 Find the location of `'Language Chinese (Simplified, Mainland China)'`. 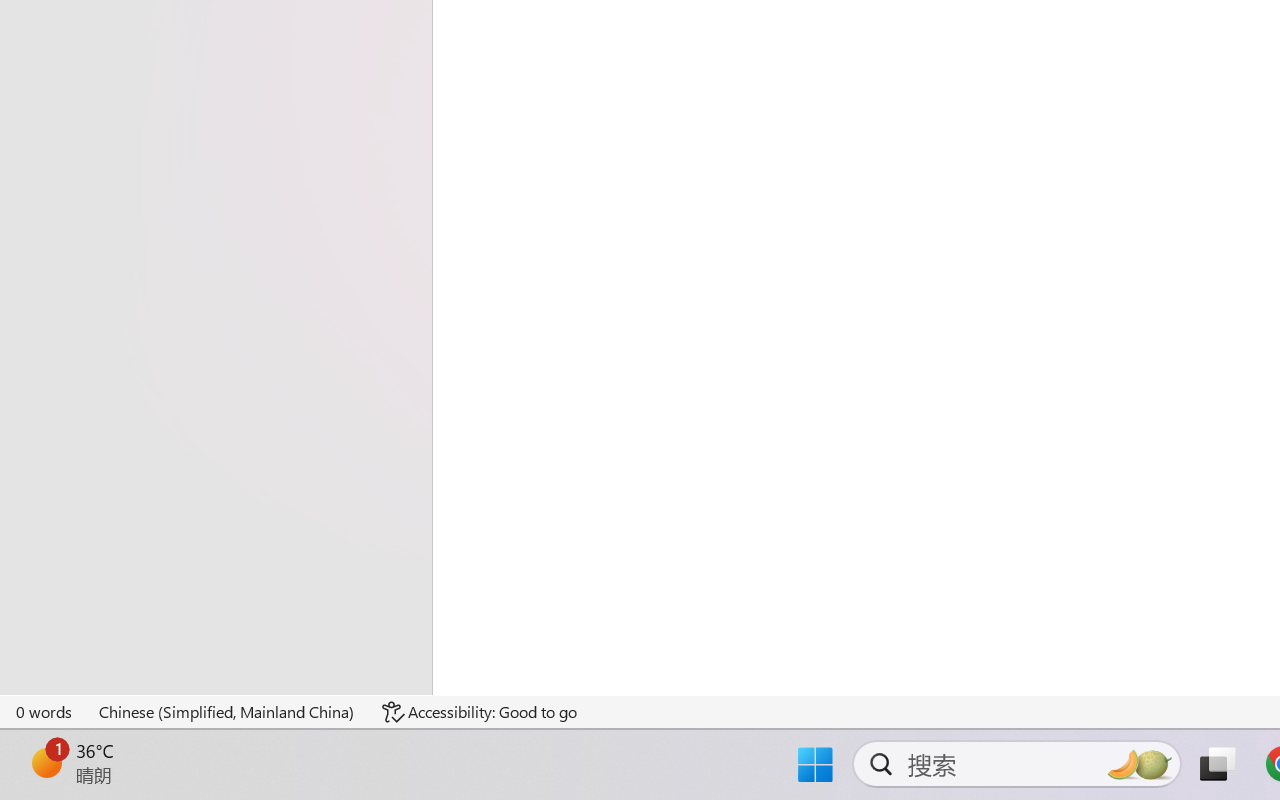

'Language Chinese (Simplified, Mainland China)' is located at coordinates (227, 711).